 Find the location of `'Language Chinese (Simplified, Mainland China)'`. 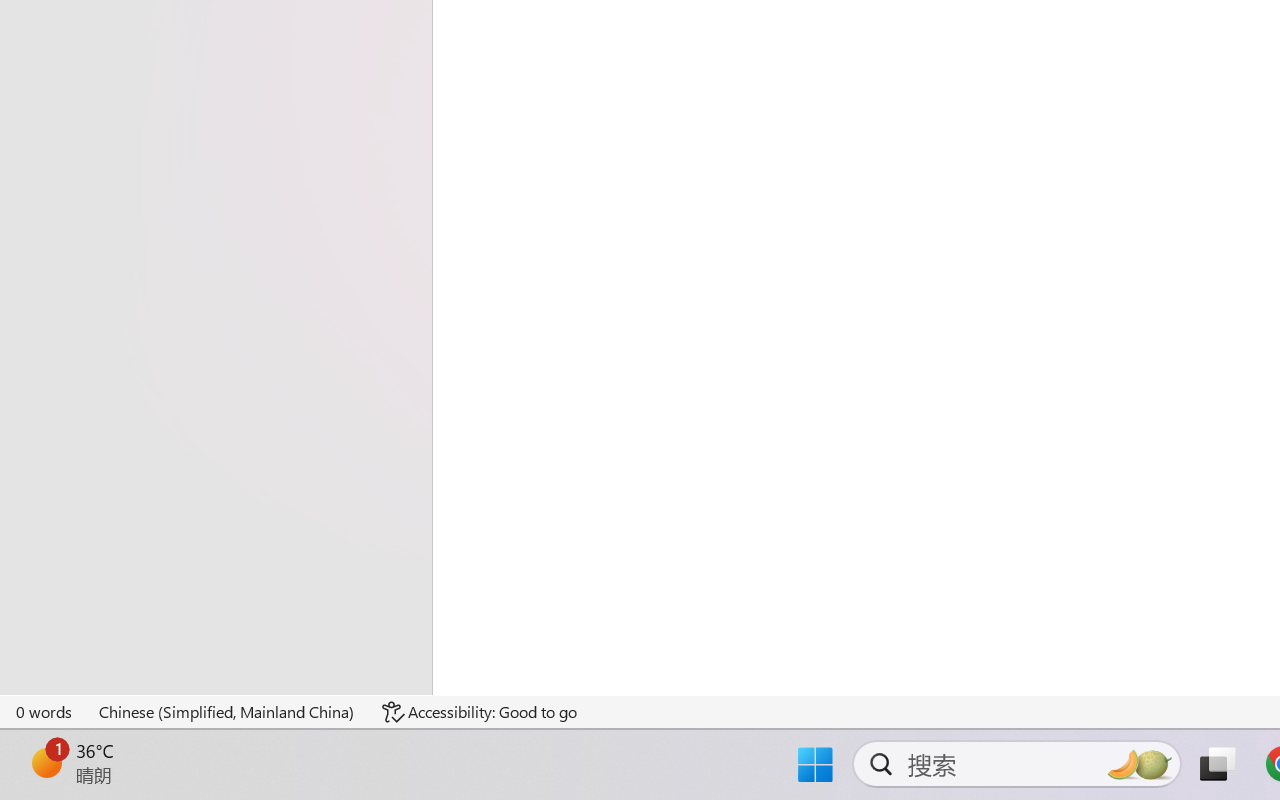

'Language Chinese (Simplified, Mainland China)' is located at coordinates (227, 711).